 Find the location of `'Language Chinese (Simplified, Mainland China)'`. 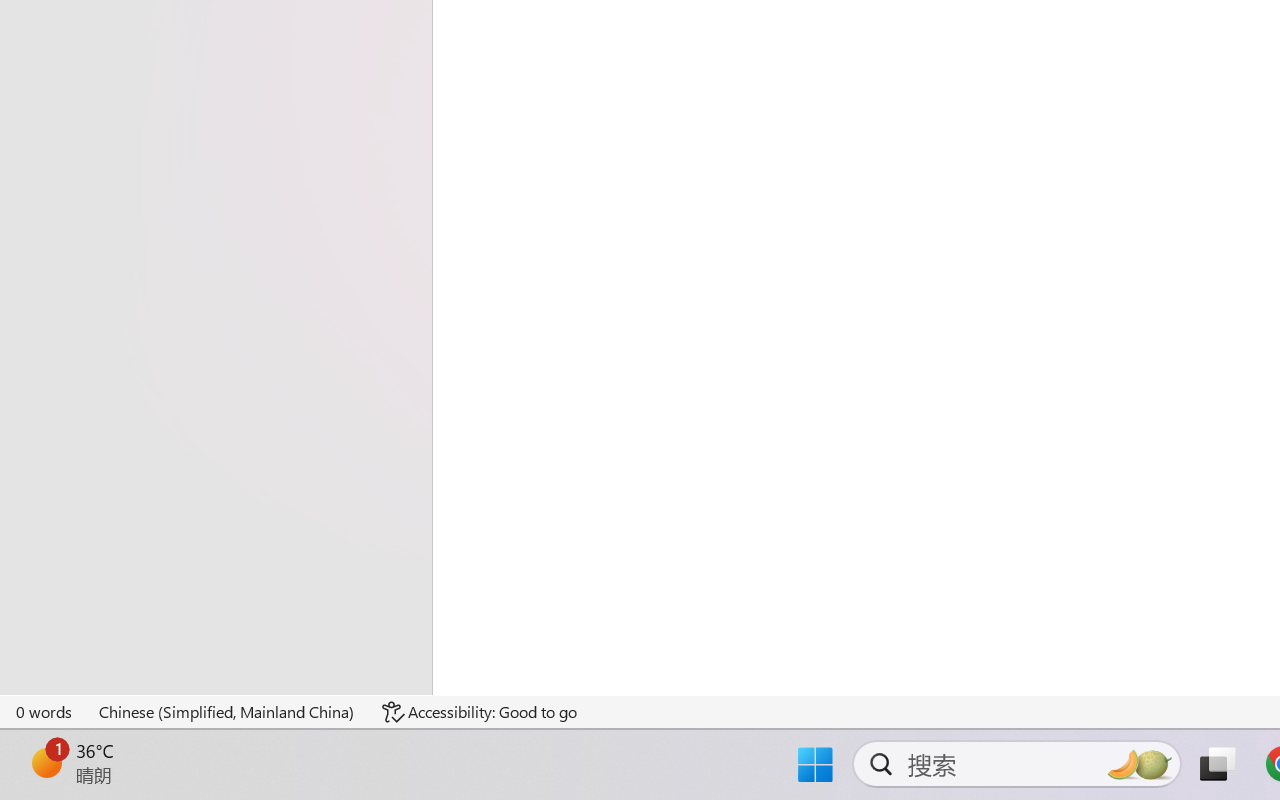

'Language Chinese (Simplified, Mainland China)' is located at coordinates (227, 711).